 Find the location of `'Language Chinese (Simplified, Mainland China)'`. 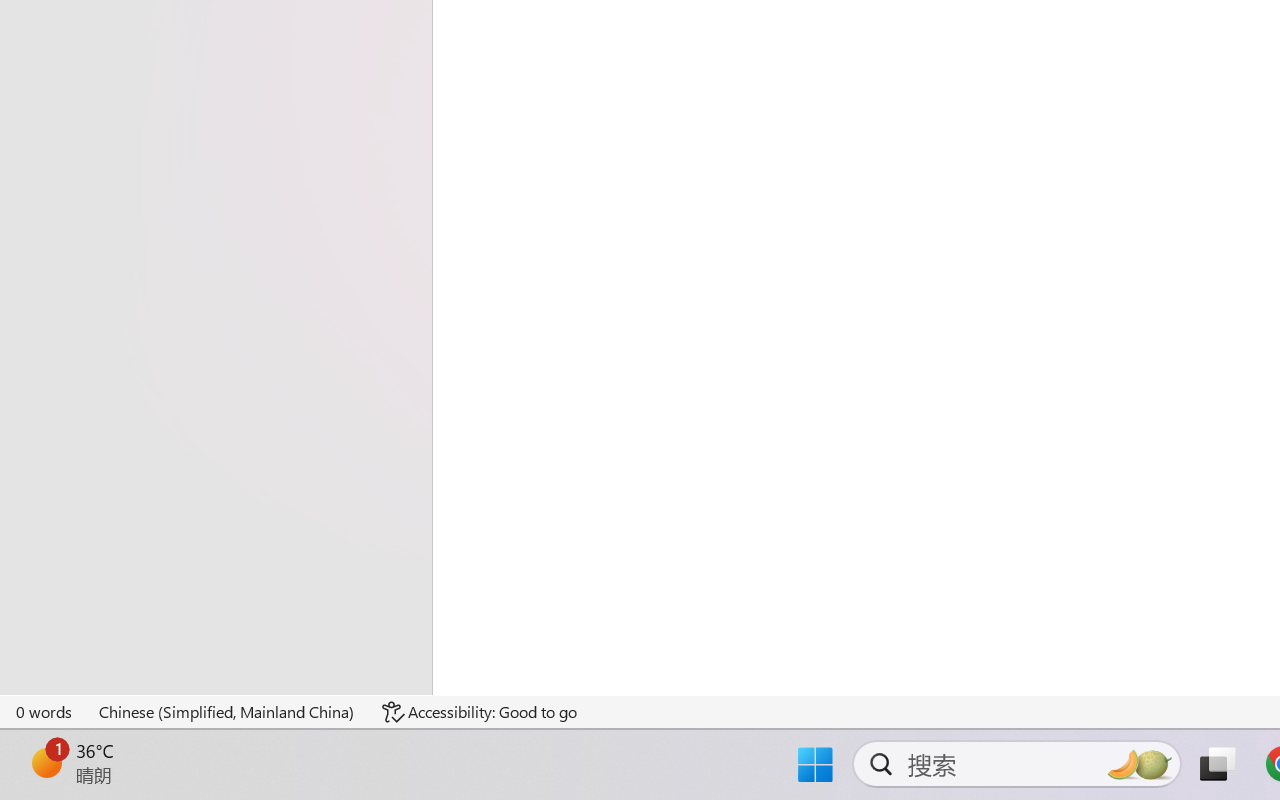

'Language Chinese (Simplified, Mainland China)' is located at coordinates (227, 711).